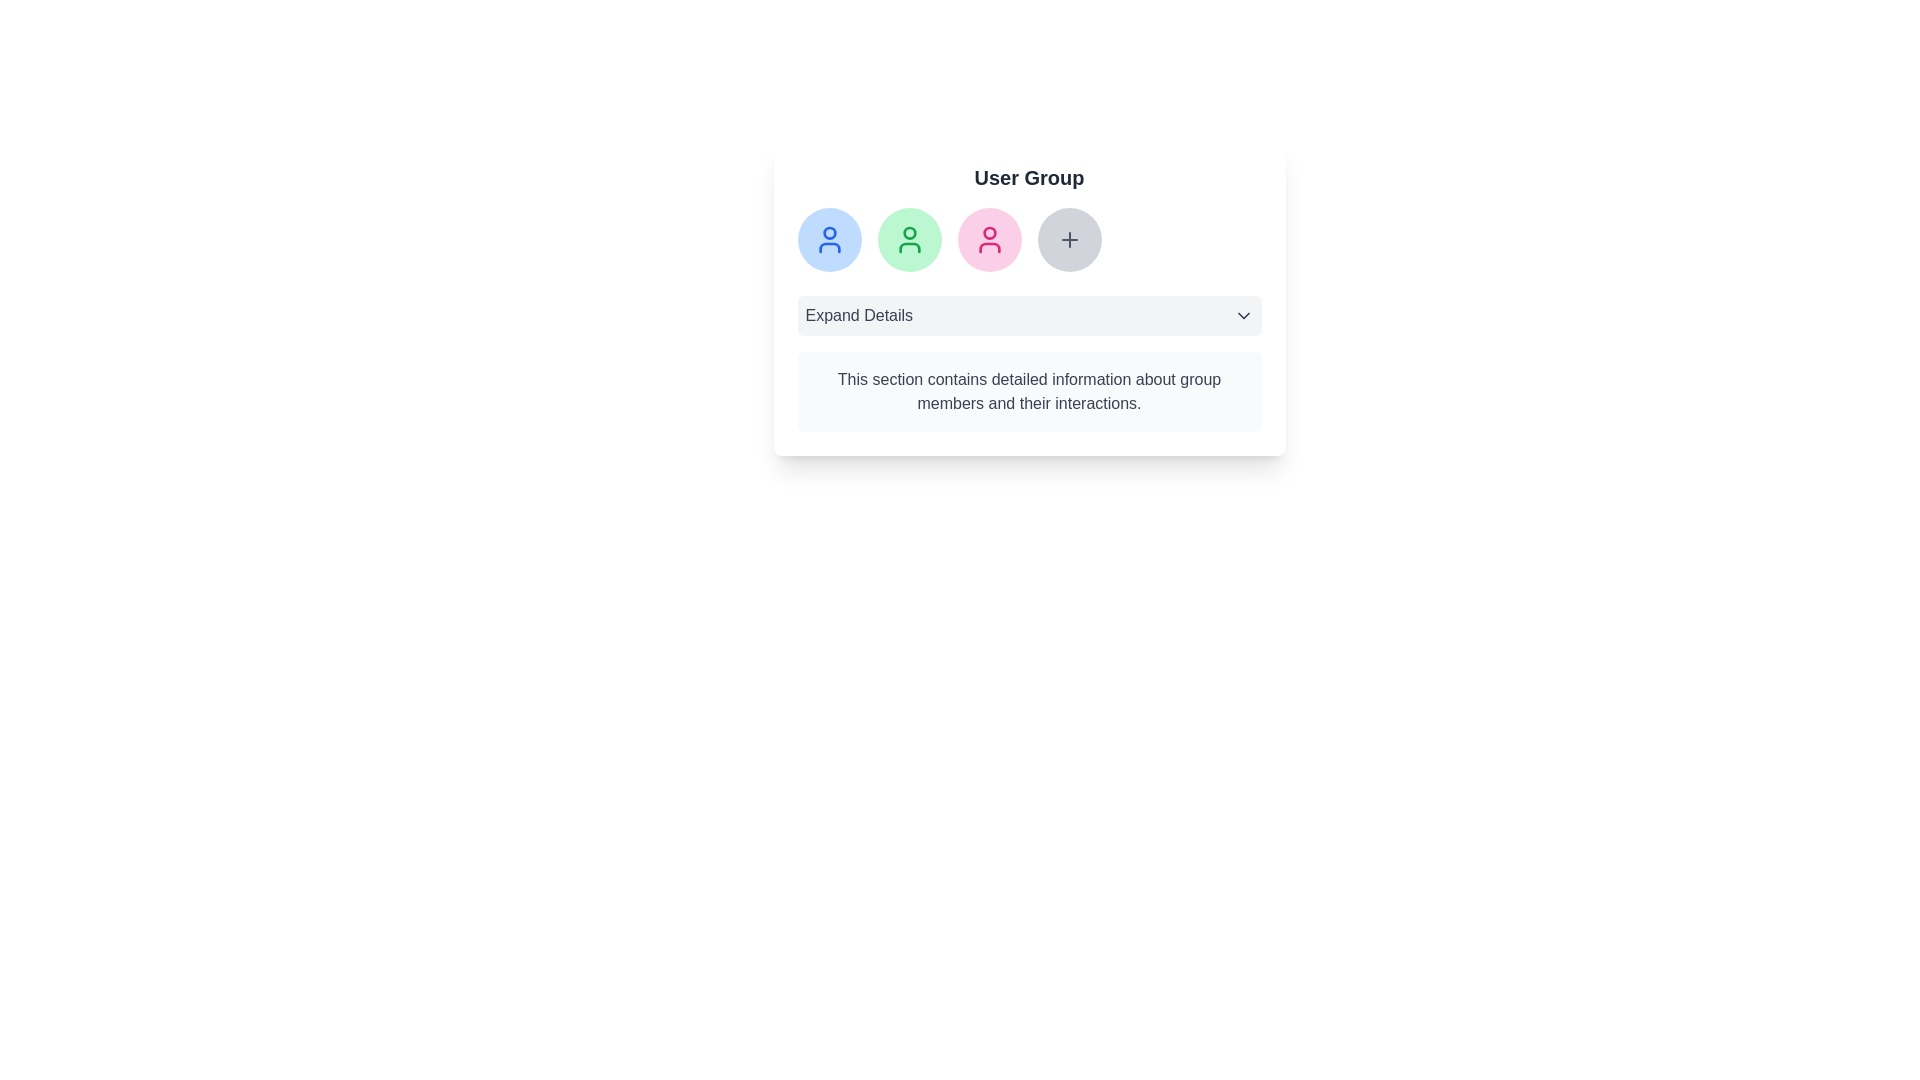 The height and width of the screenshot is (1080, 1920). What do you see at coordinates (829, 238) in the screenshot?
I see `the user icon, which is styled with a blue color and located within a light blue circular background` at bounding box center [829, 238].